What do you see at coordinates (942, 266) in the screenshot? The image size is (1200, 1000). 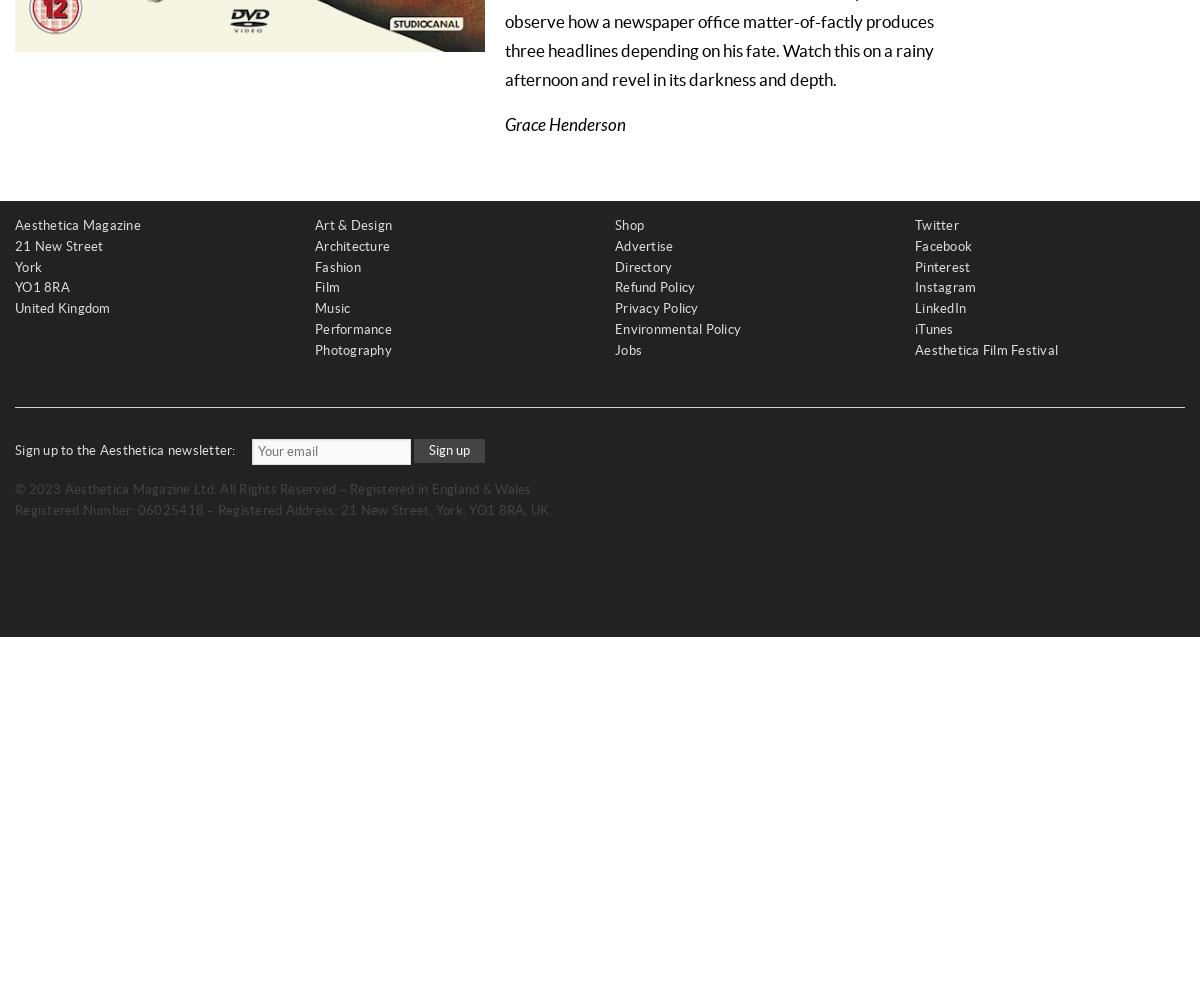 I see `'Pinterest'` at bounding box center [942, 266].